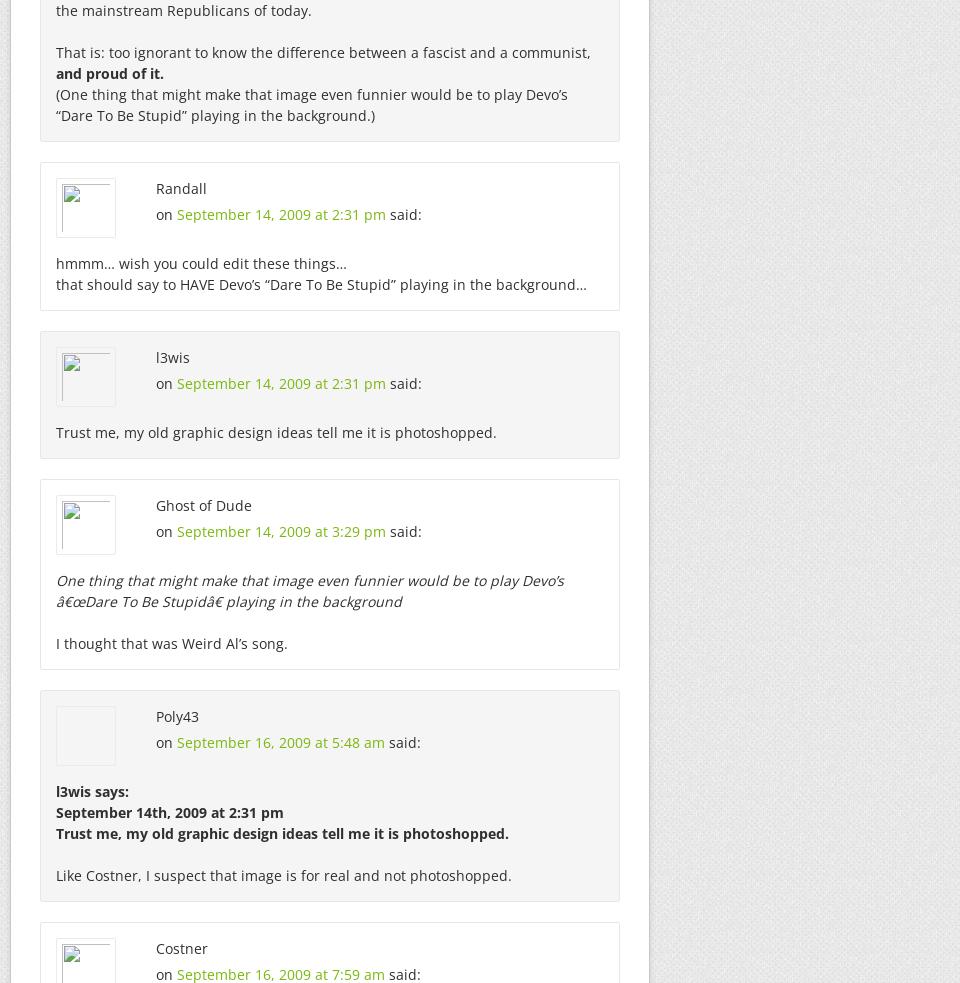 This screenshot has width=960, height=983. I want to click on 'l3wis says:', so click(92, 790).